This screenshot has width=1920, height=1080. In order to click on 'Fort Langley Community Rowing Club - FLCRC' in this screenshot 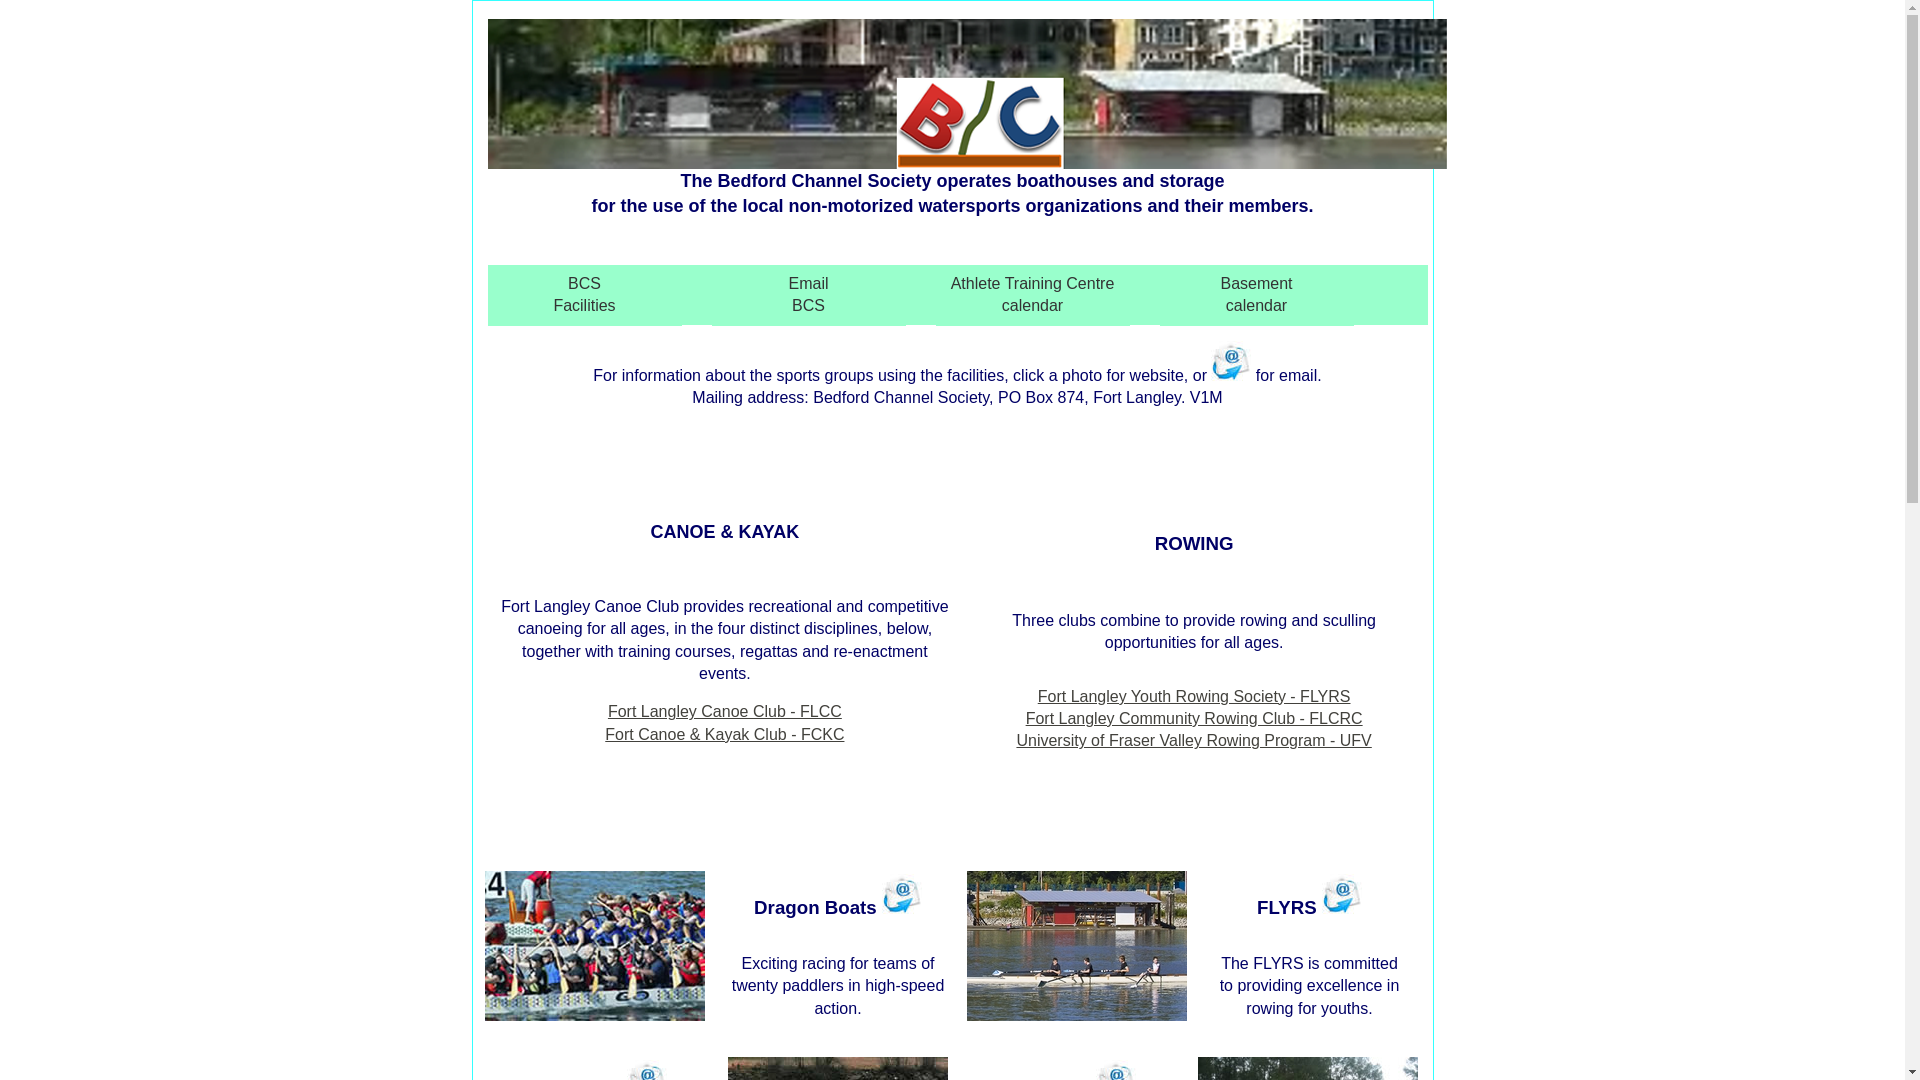, I will do `click(1026, 717)`.